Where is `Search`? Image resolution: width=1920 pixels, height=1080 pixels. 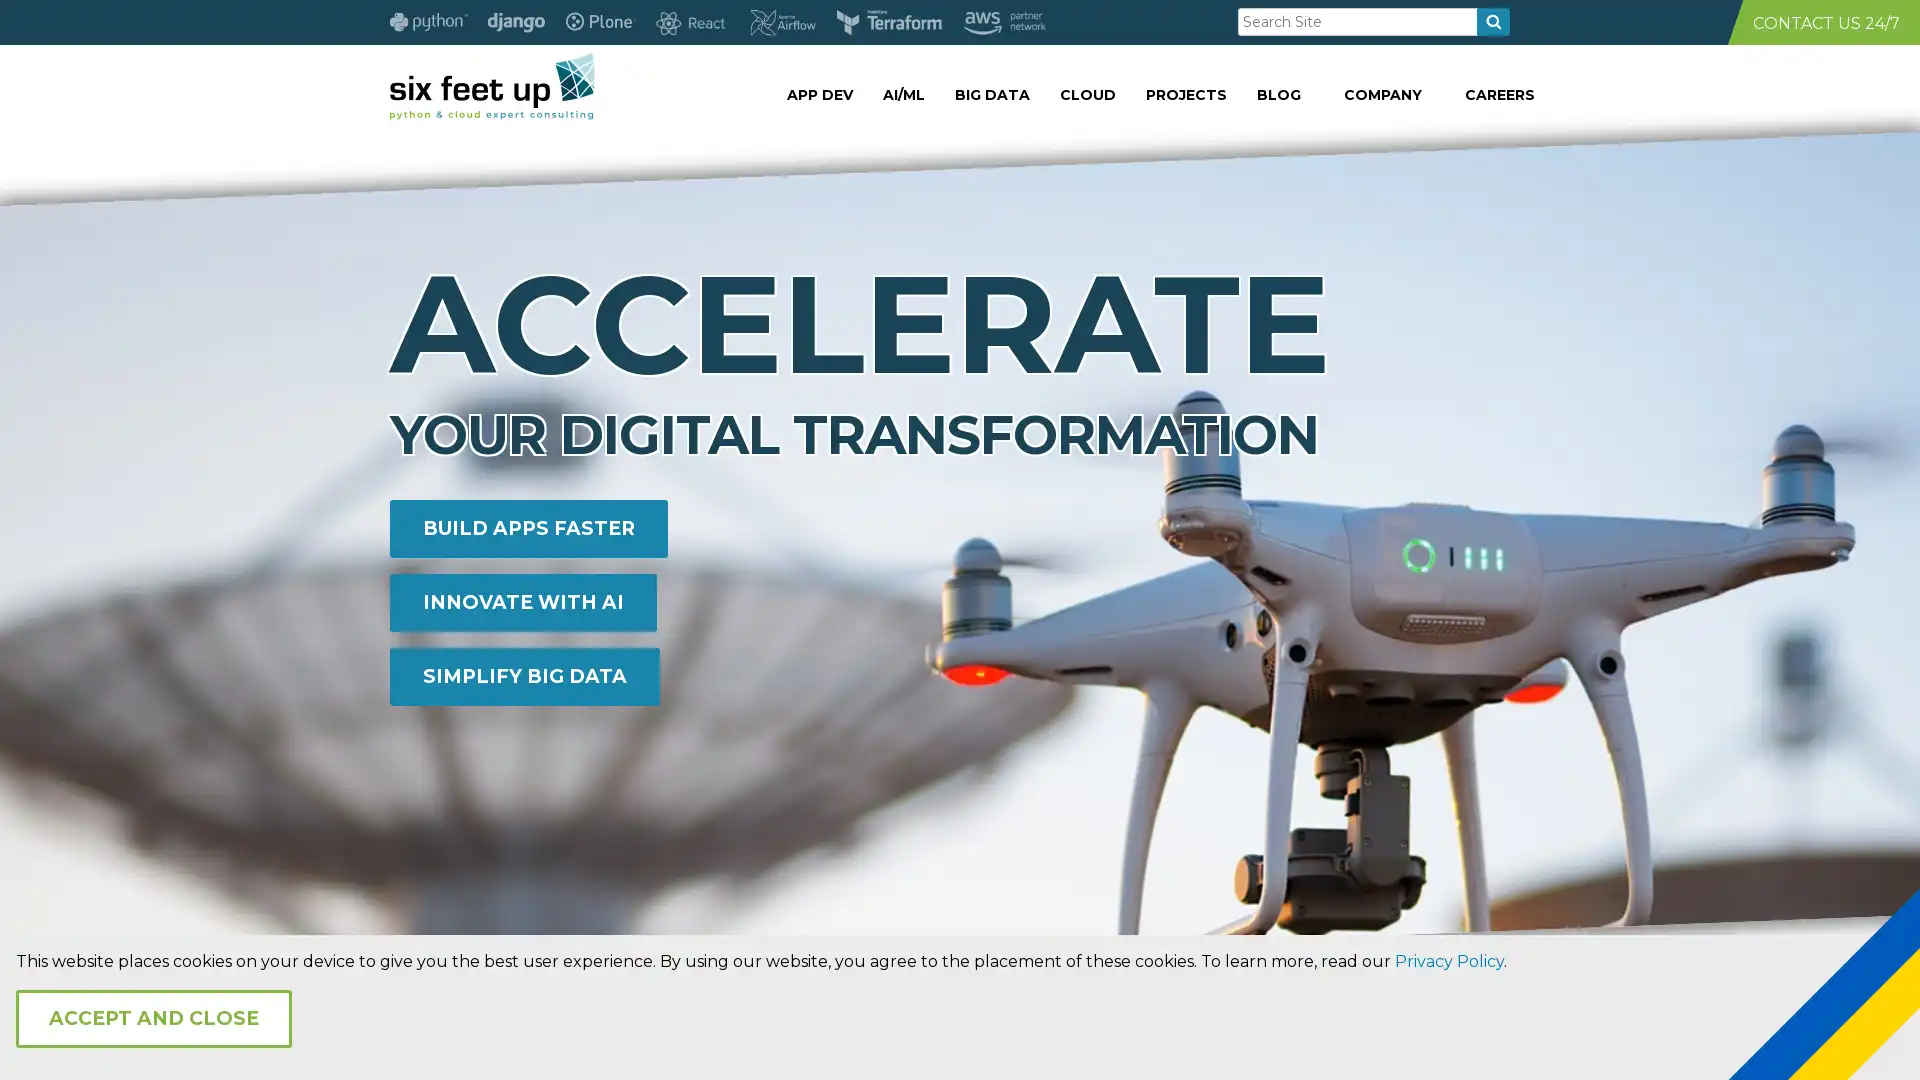
Search is located at coordinates (1493, 22).